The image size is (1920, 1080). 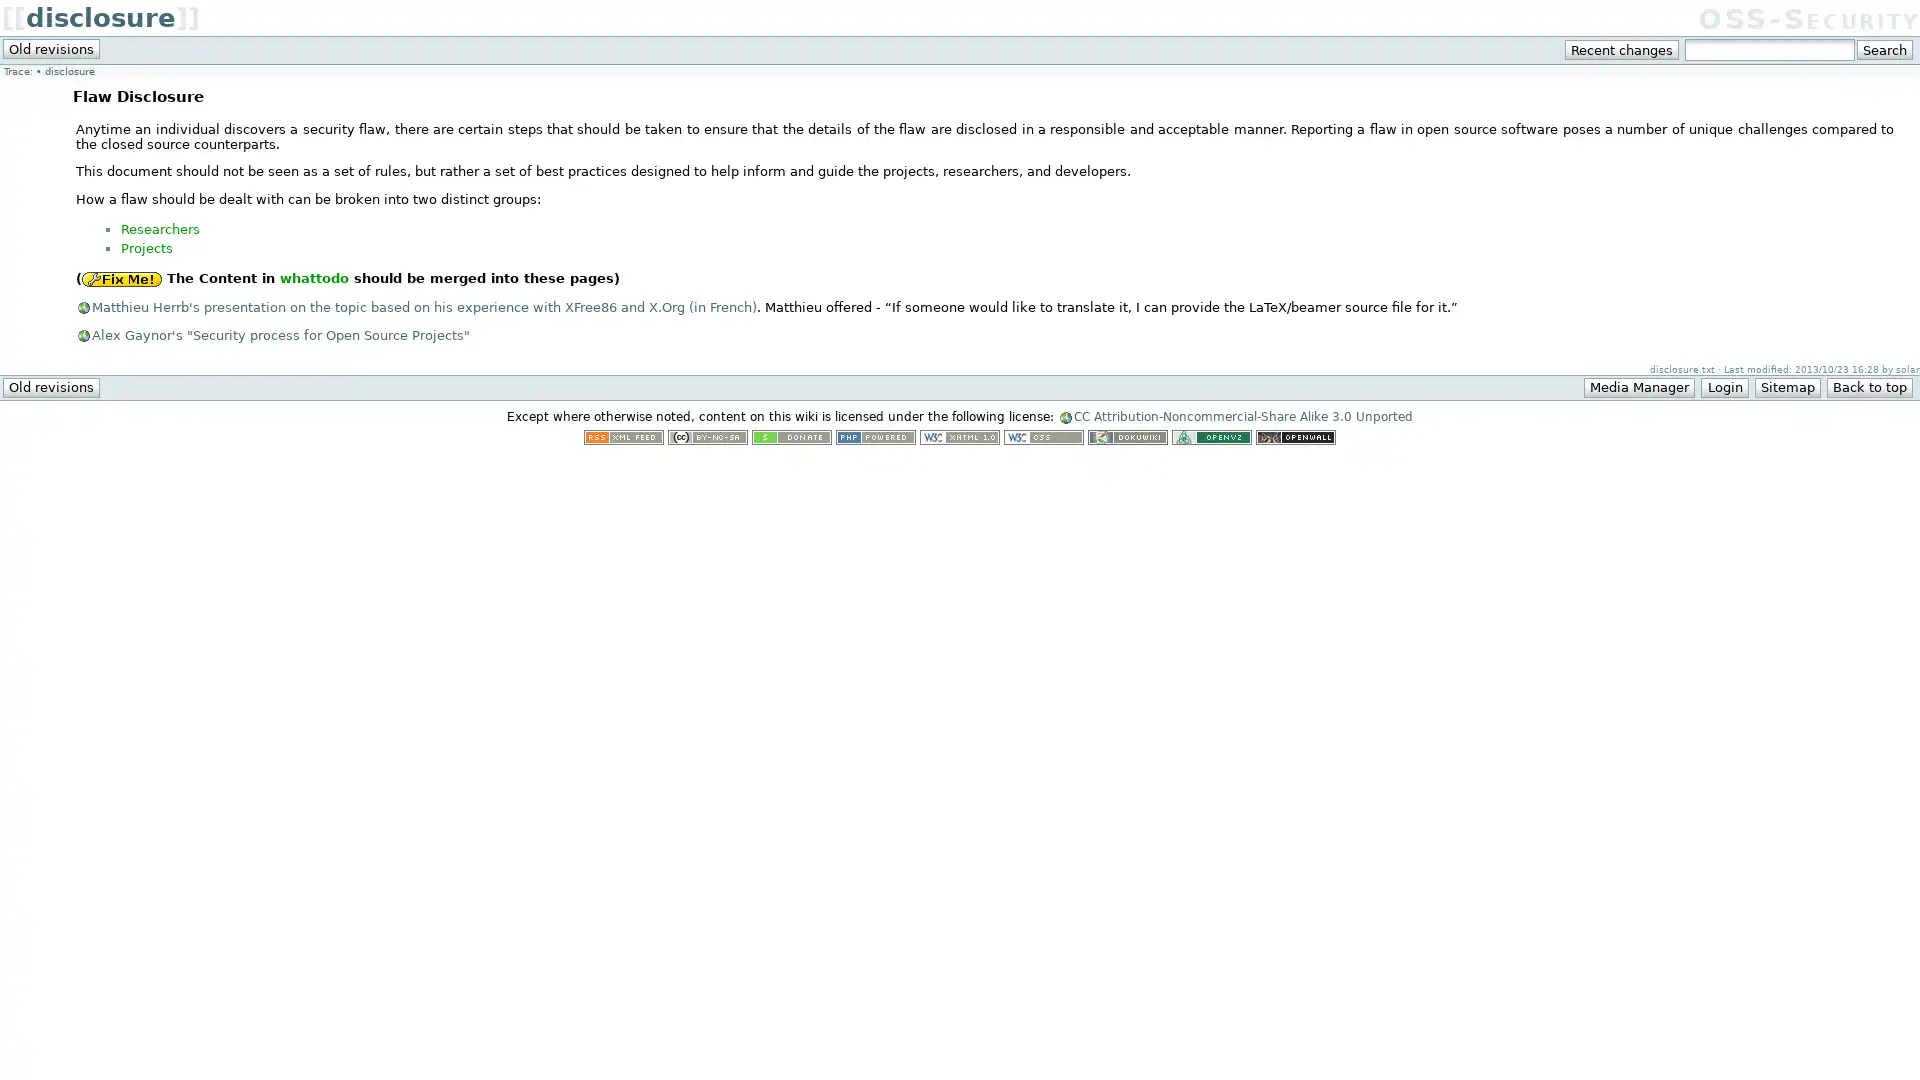 I want to click on Old revisions, so click(x=51, y=48).